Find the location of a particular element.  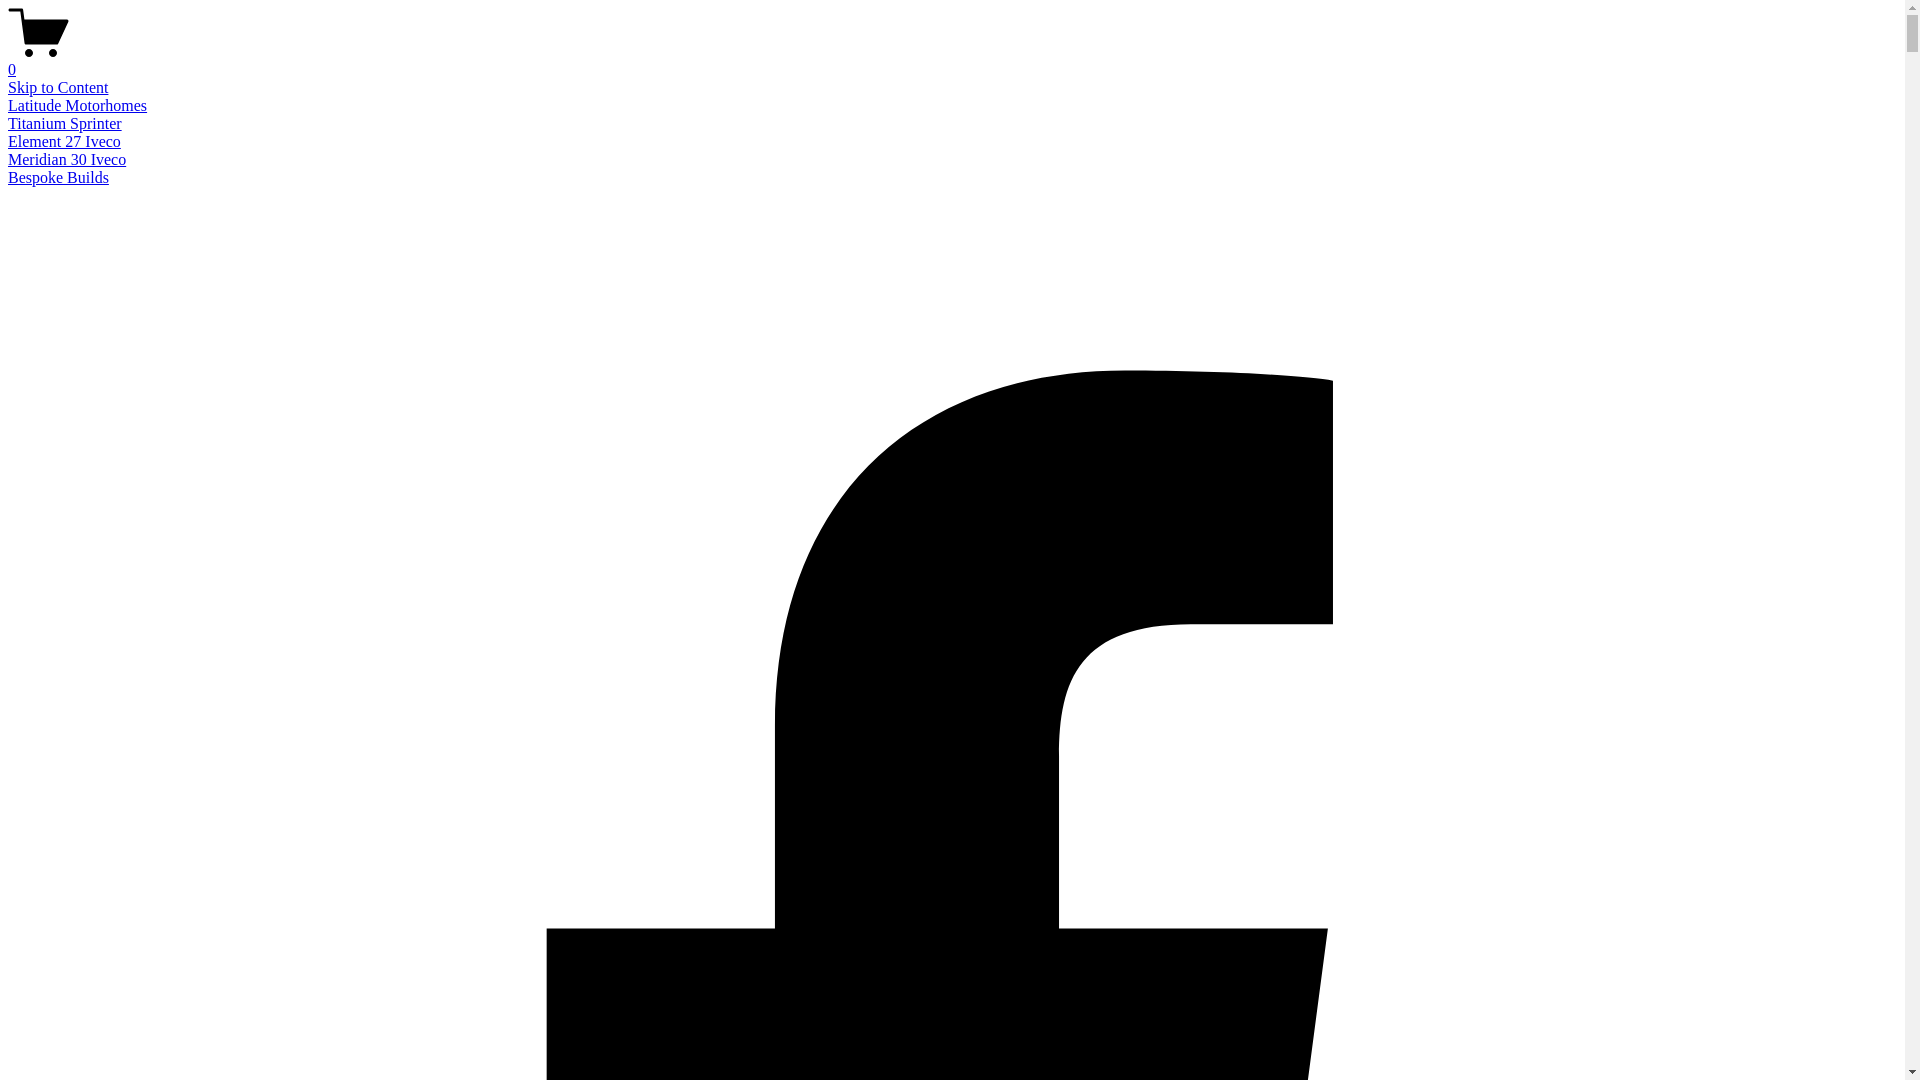

'Meridian 30 Iveco' is located at coordinates (67, 158).